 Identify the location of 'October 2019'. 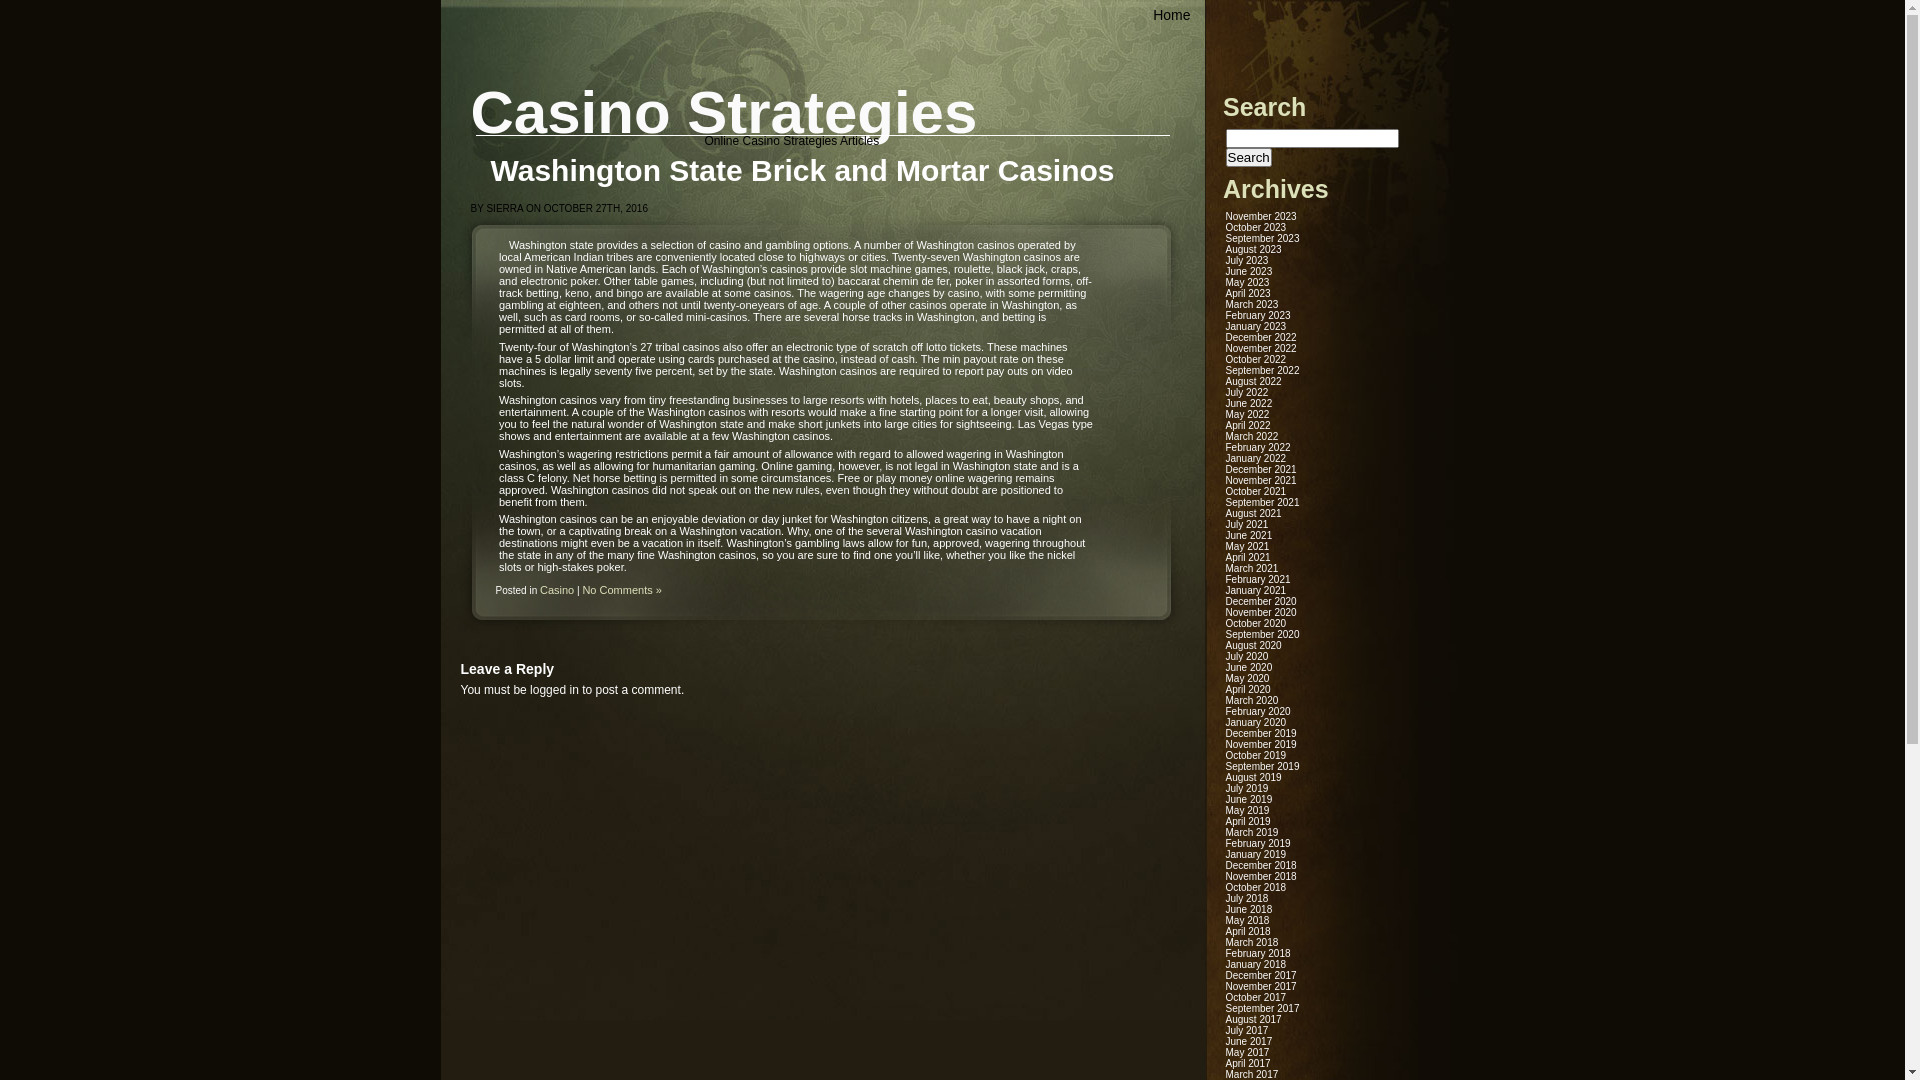
(1255, 755).